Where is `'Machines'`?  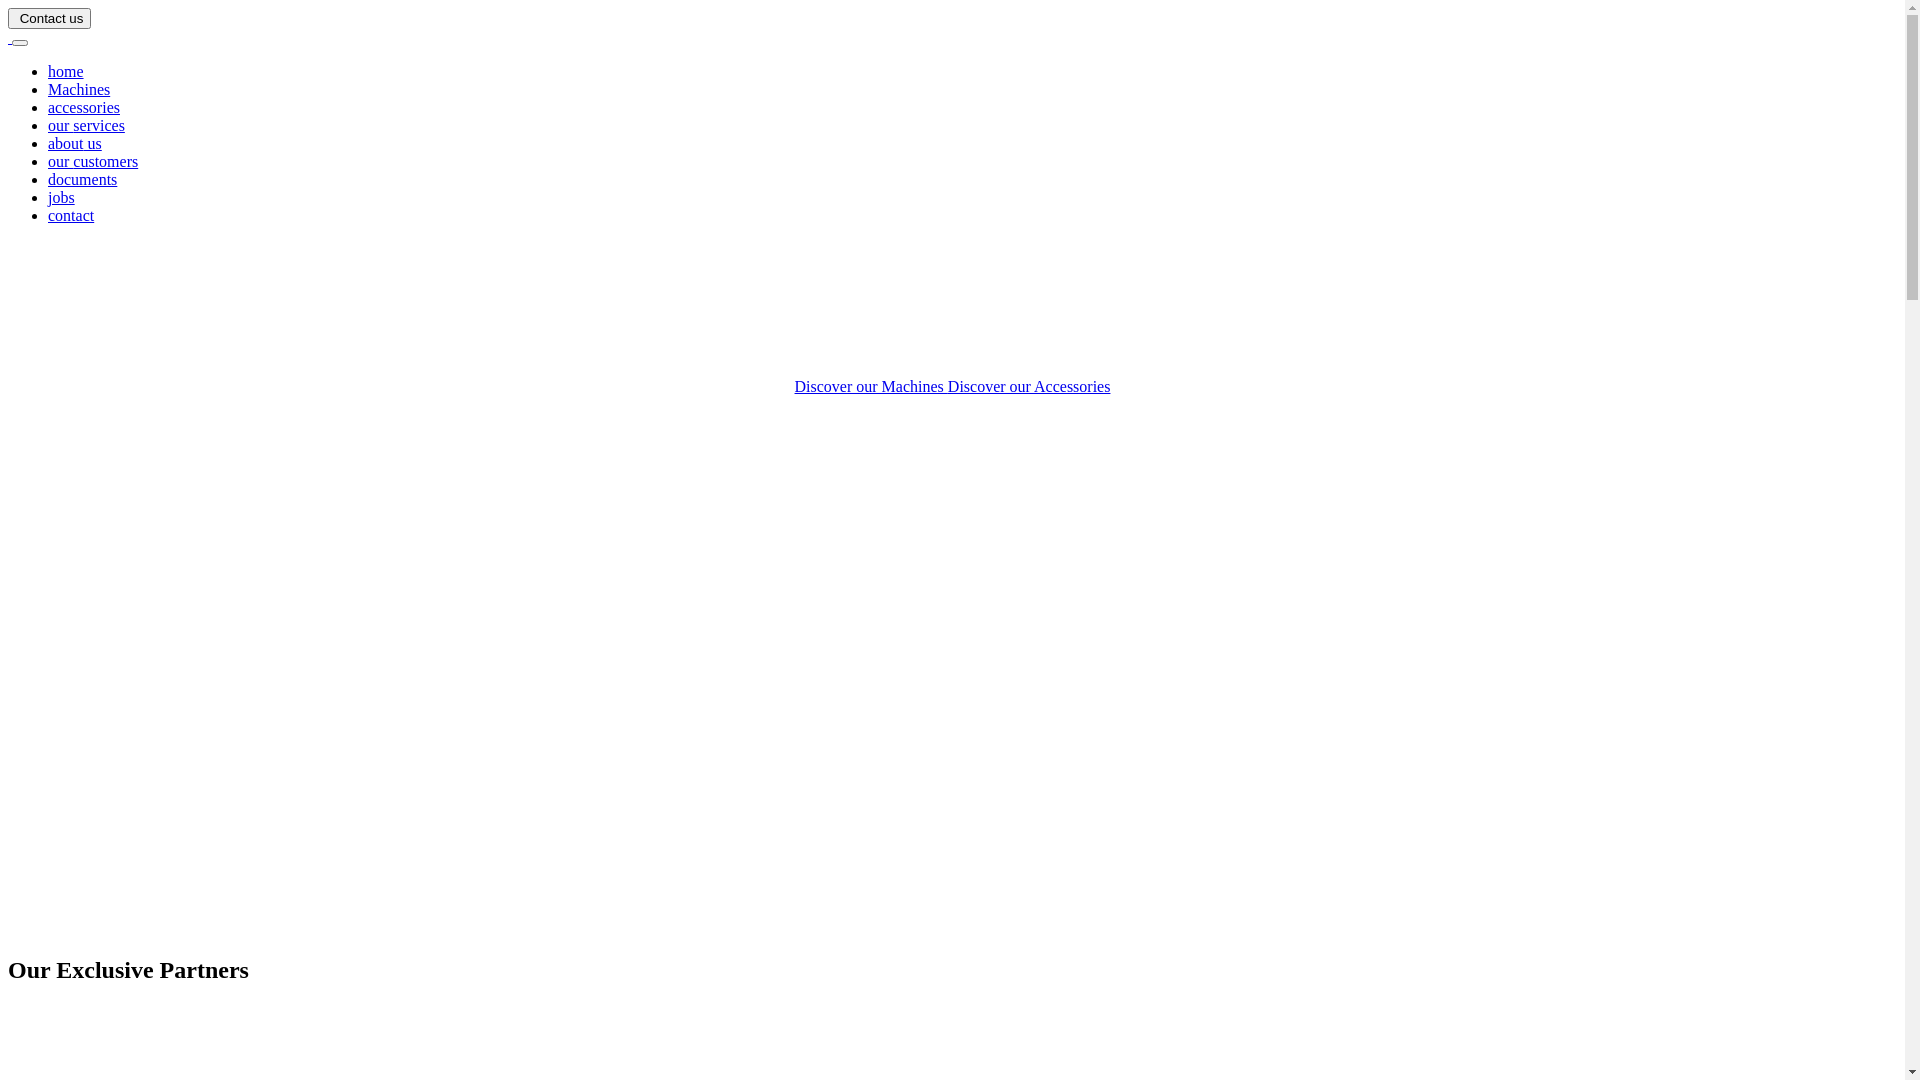 'Machines' is located at coordinates (78, 88).